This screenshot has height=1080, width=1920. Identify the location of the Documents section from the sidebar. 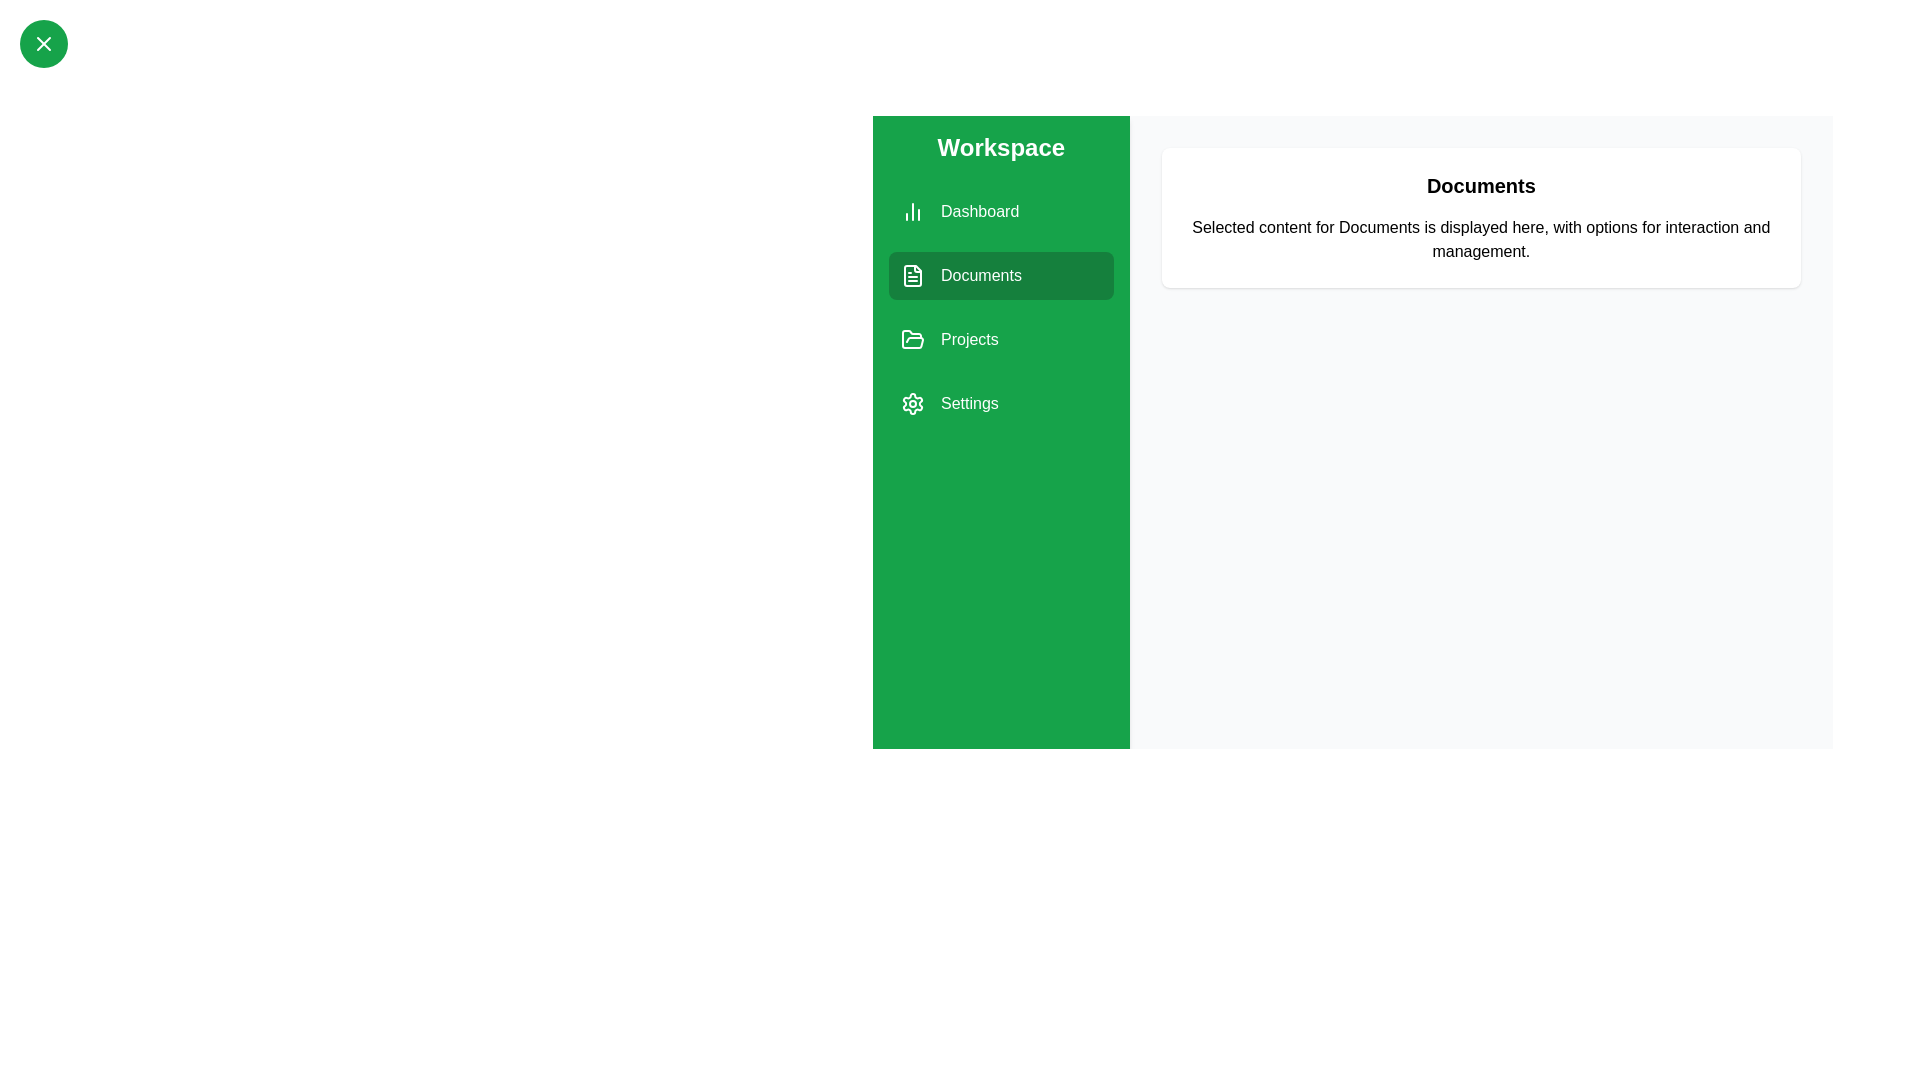
(1001, 276).